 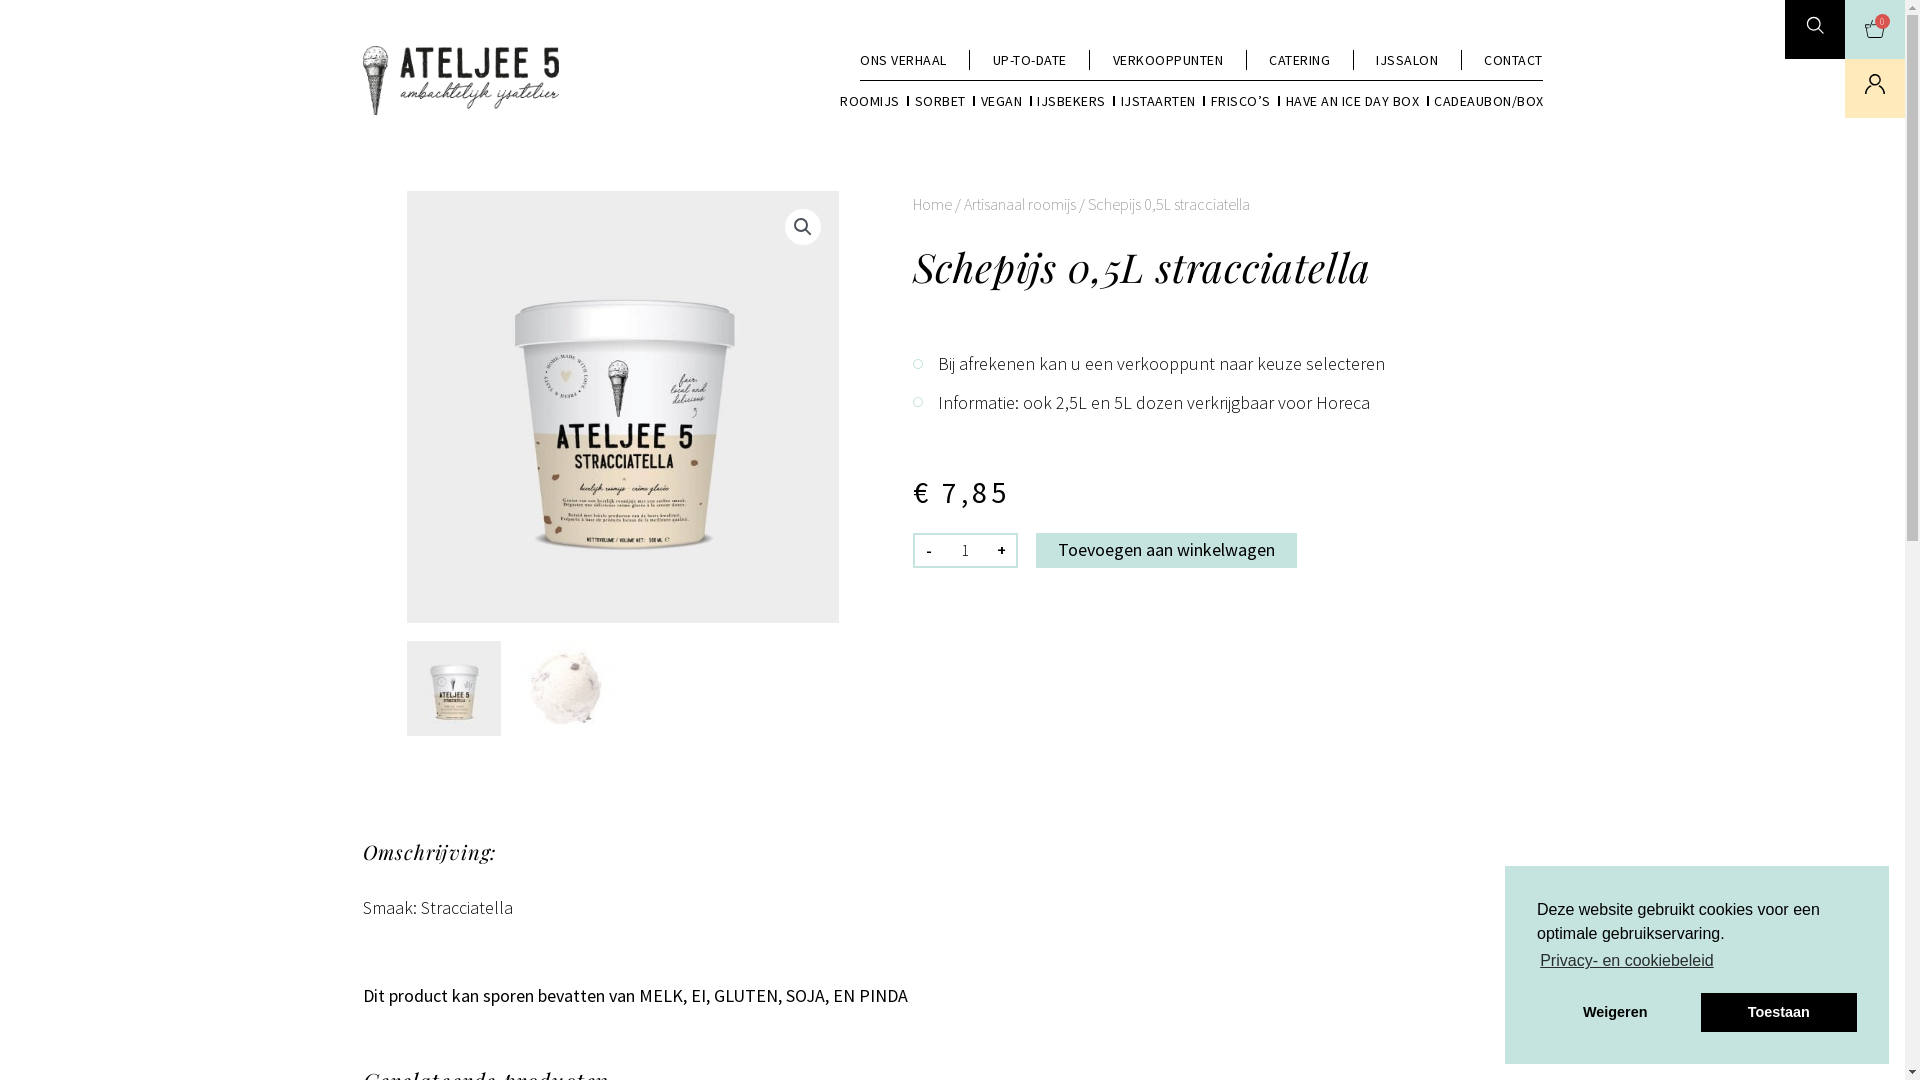 I want to click on '-', so click(x=925, y=550).